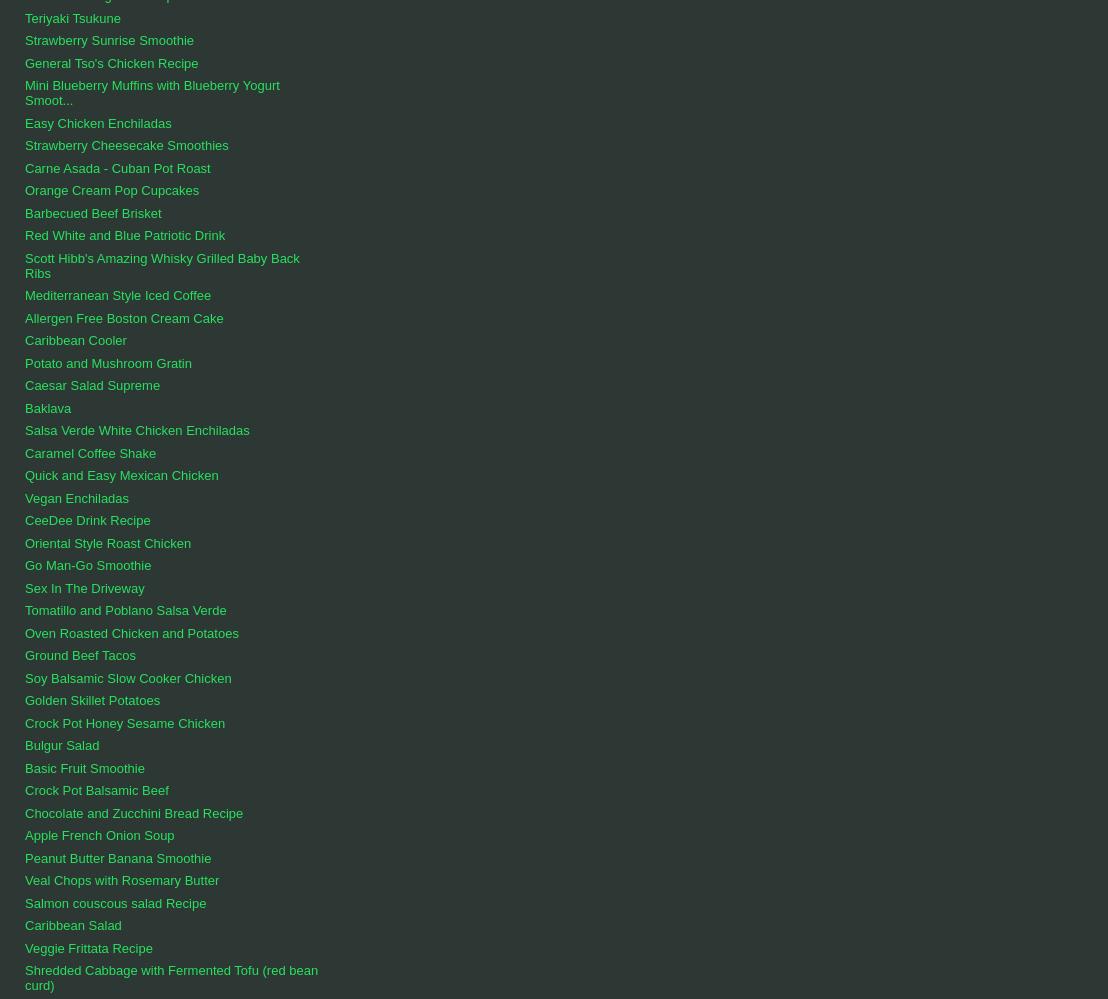 The width and height of the screenshot is (1108, 999). What do you see at coordinates (108, 362) in the screenshot?
I see `'Potato and Mushroom Gratin'` at bounding box center [108, 362].